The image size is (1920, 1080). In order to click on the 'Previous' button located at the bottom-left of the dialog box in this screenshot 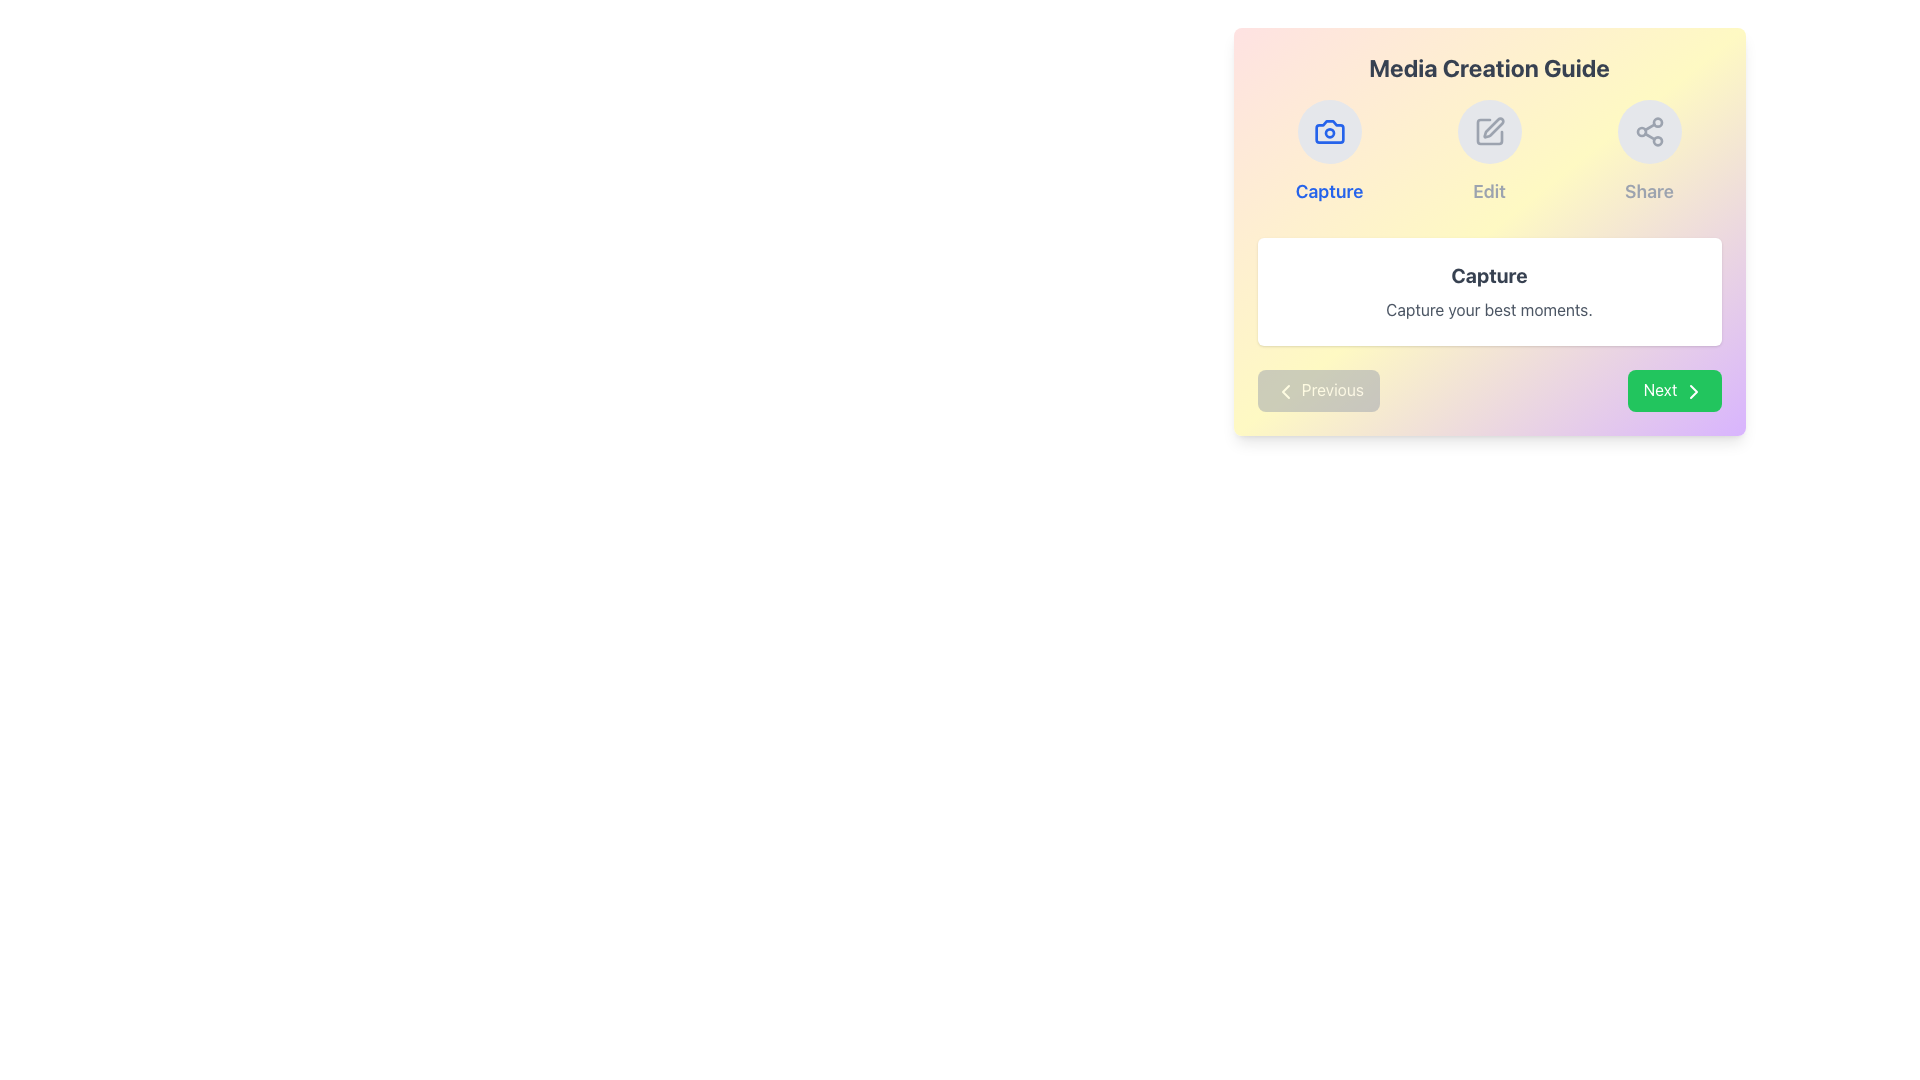, I will do `click(1285, 391)`.